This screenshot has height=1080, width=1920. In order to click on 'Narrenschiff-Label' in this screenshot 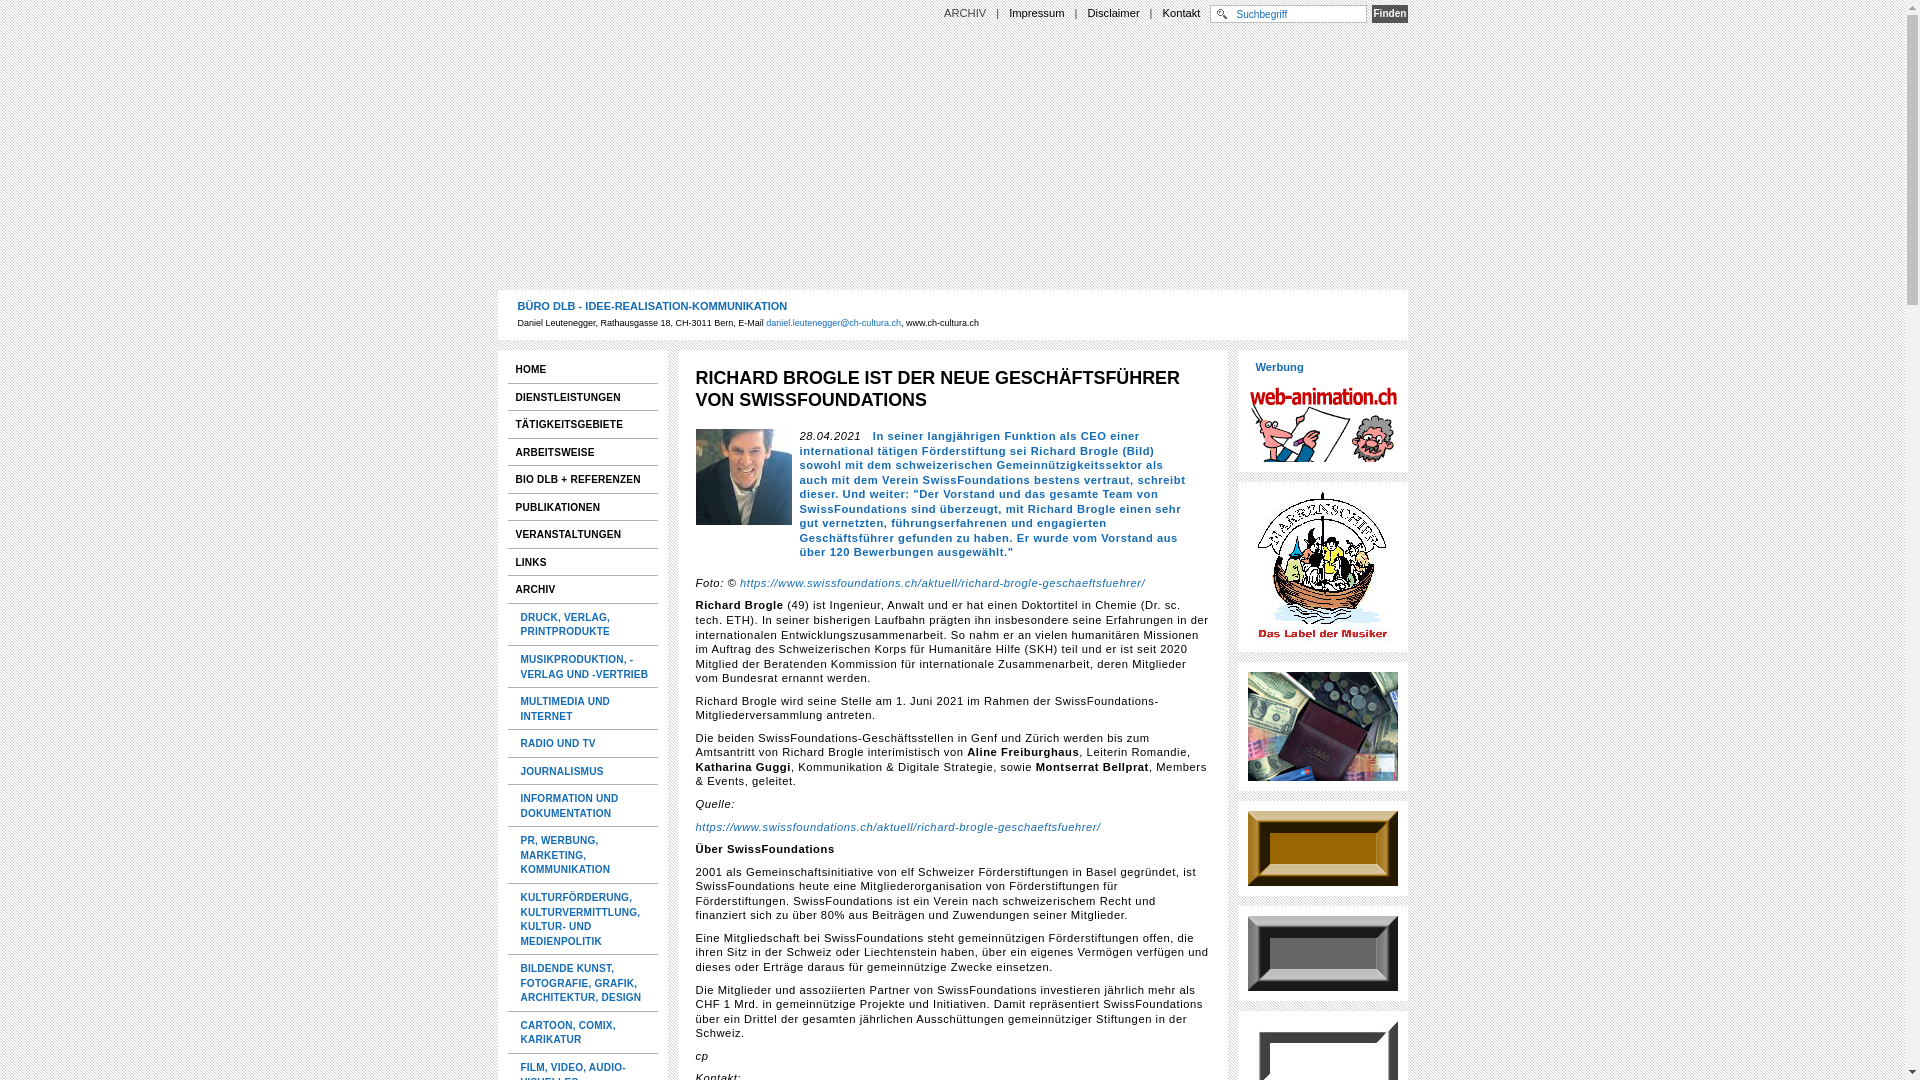, I will do `click(1323, 567)`.